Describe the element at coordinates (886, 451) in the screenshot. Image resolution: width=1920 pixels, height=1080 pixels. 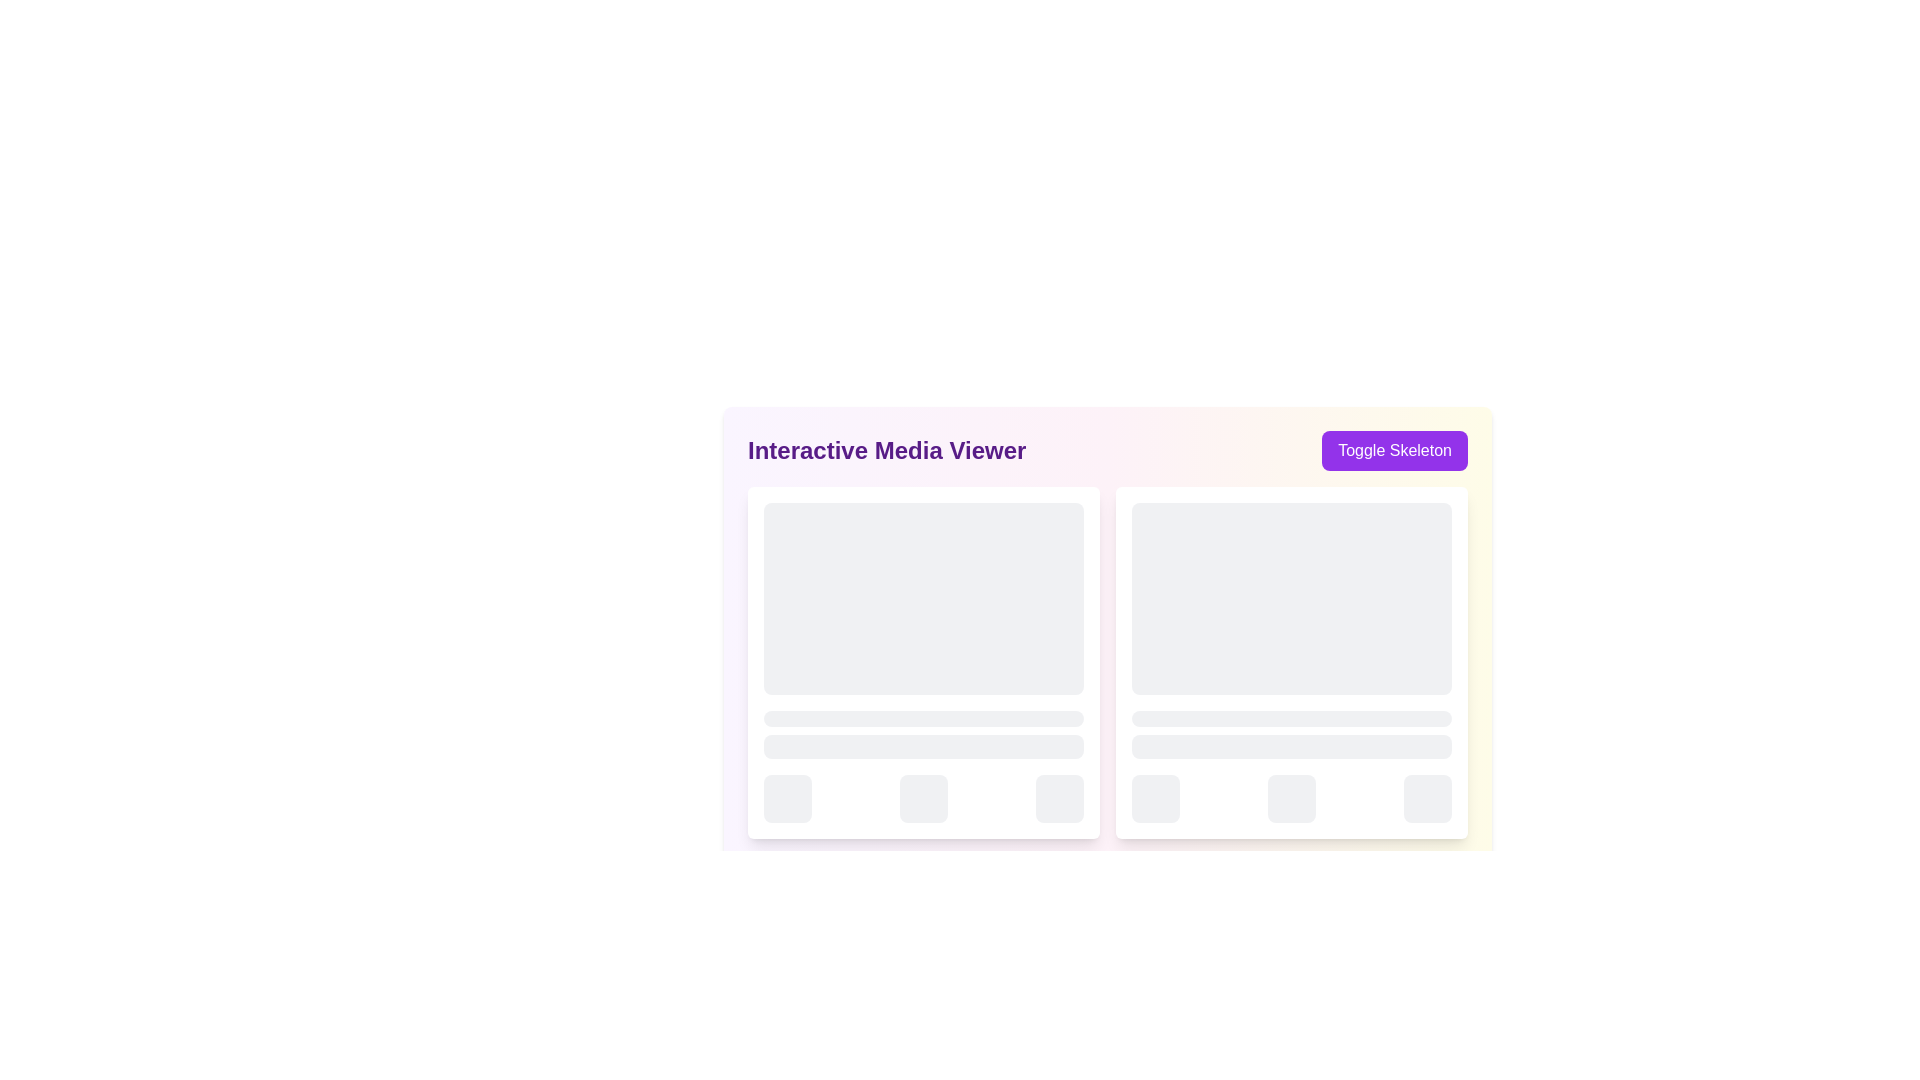
I see `text label that serves as a title or heading, positioned to the left of the 'Toggle Skeleton' button` at that location.